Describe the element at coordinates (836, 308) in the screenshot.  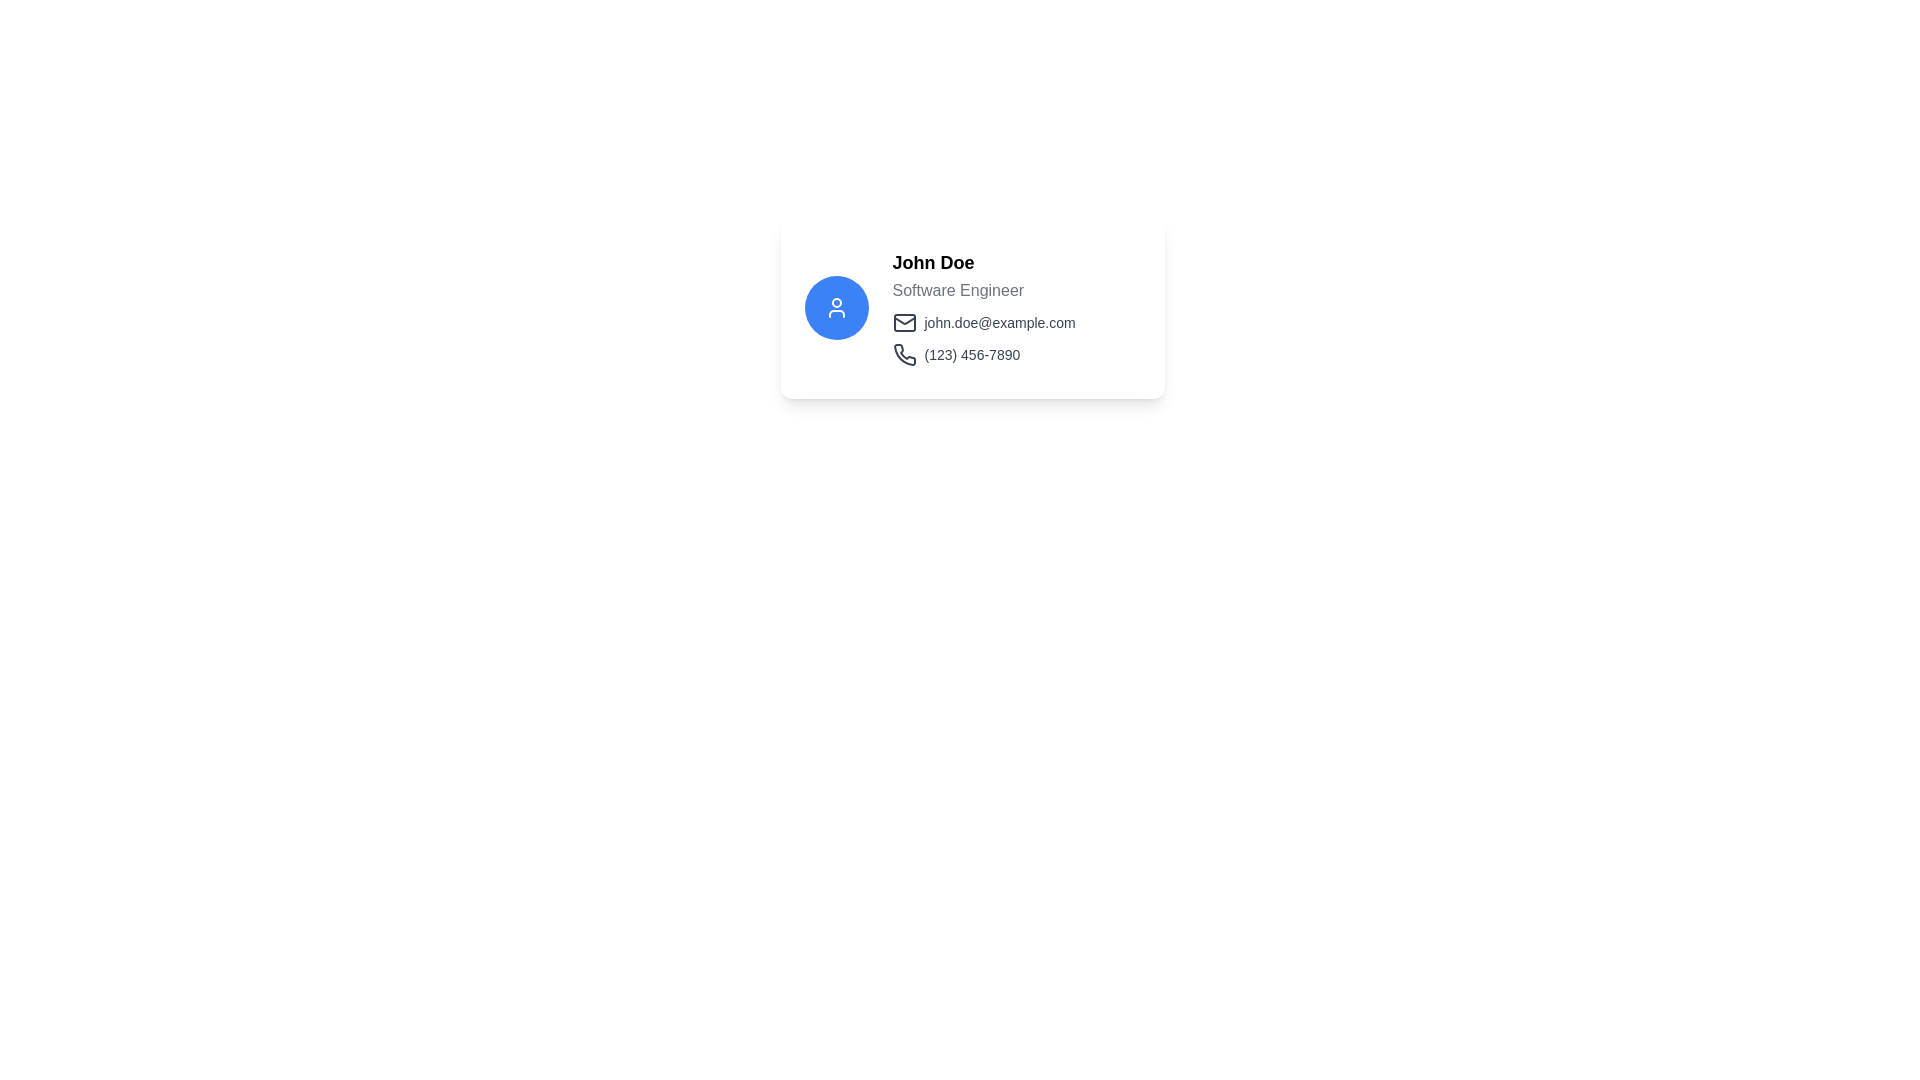
I see `the circular icon representing the contact in the left part of the contact card layout` at that location.